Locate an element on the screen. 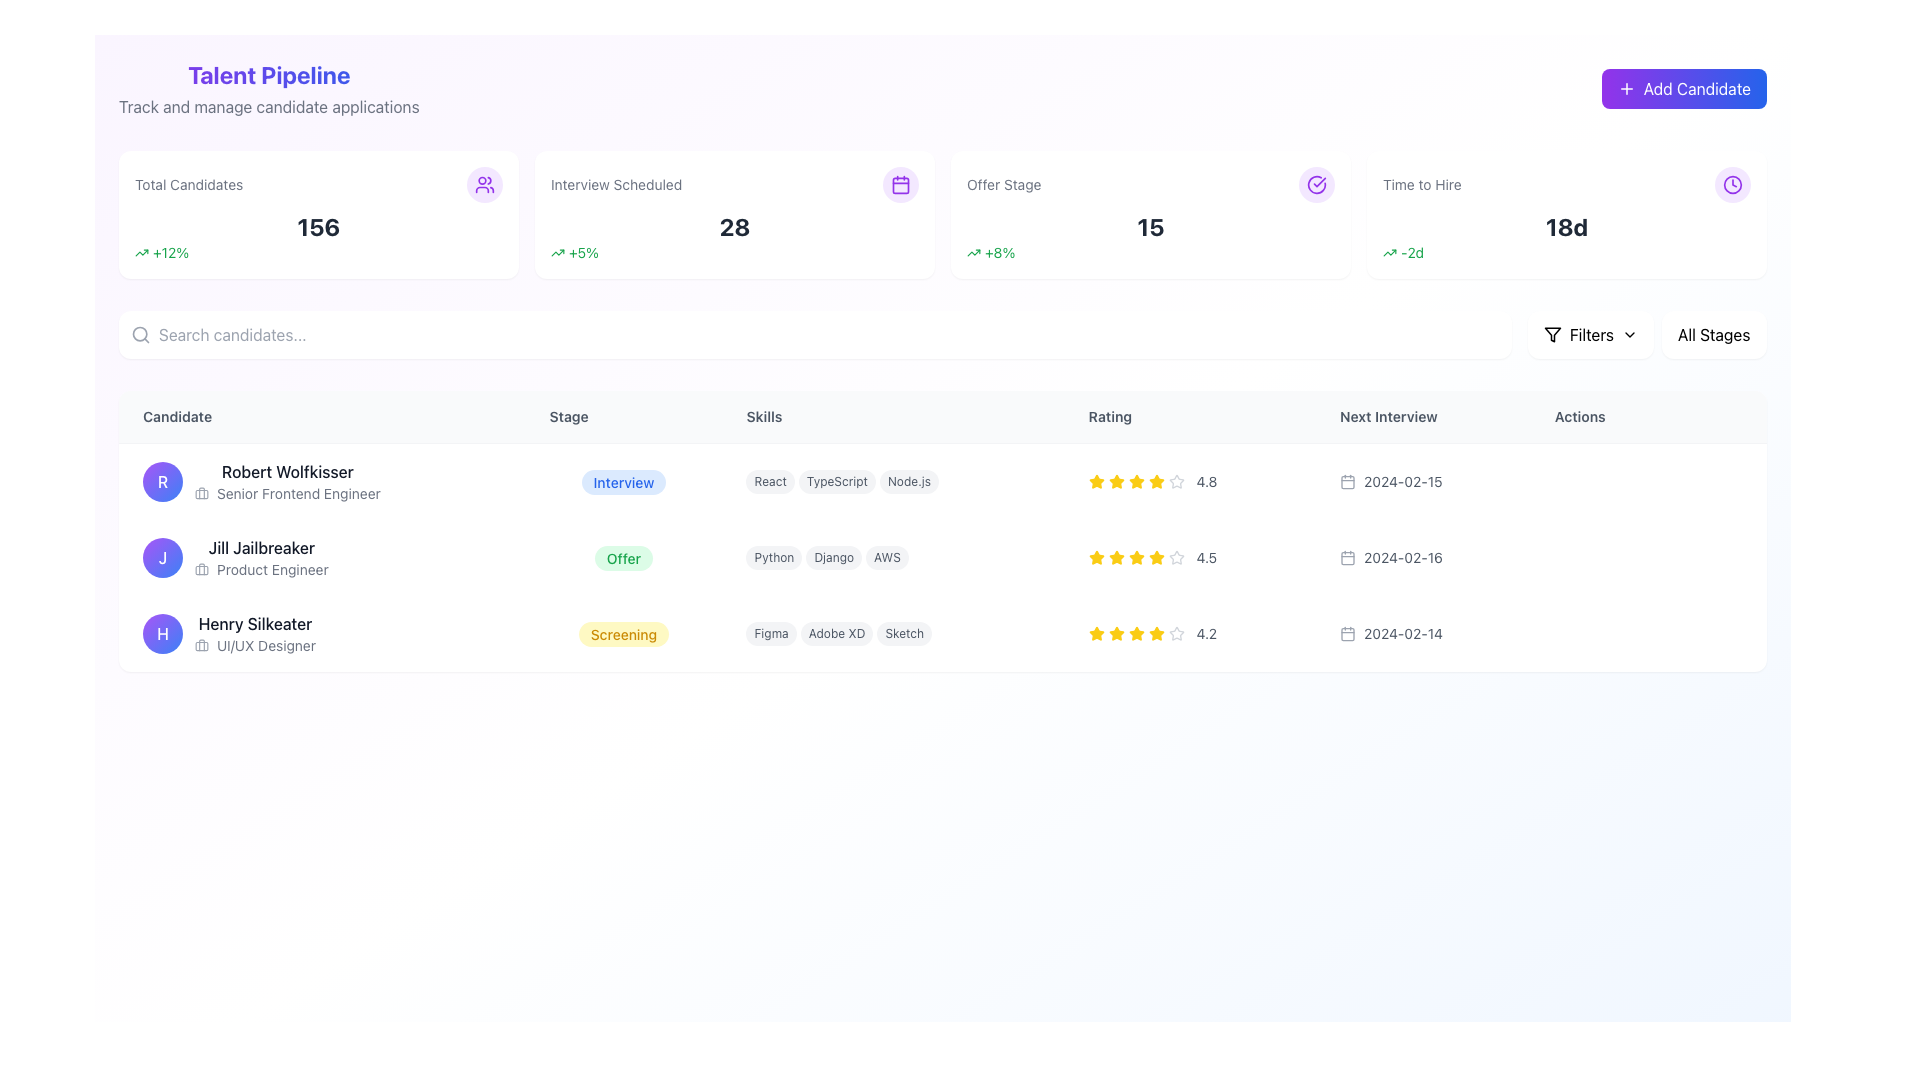 The height and width of the screenshot is (1080, 1920). date displayed in the 'Next Interview' column for the candidate named 'Henry Silkeater' is located at coordinates (1422, 633).